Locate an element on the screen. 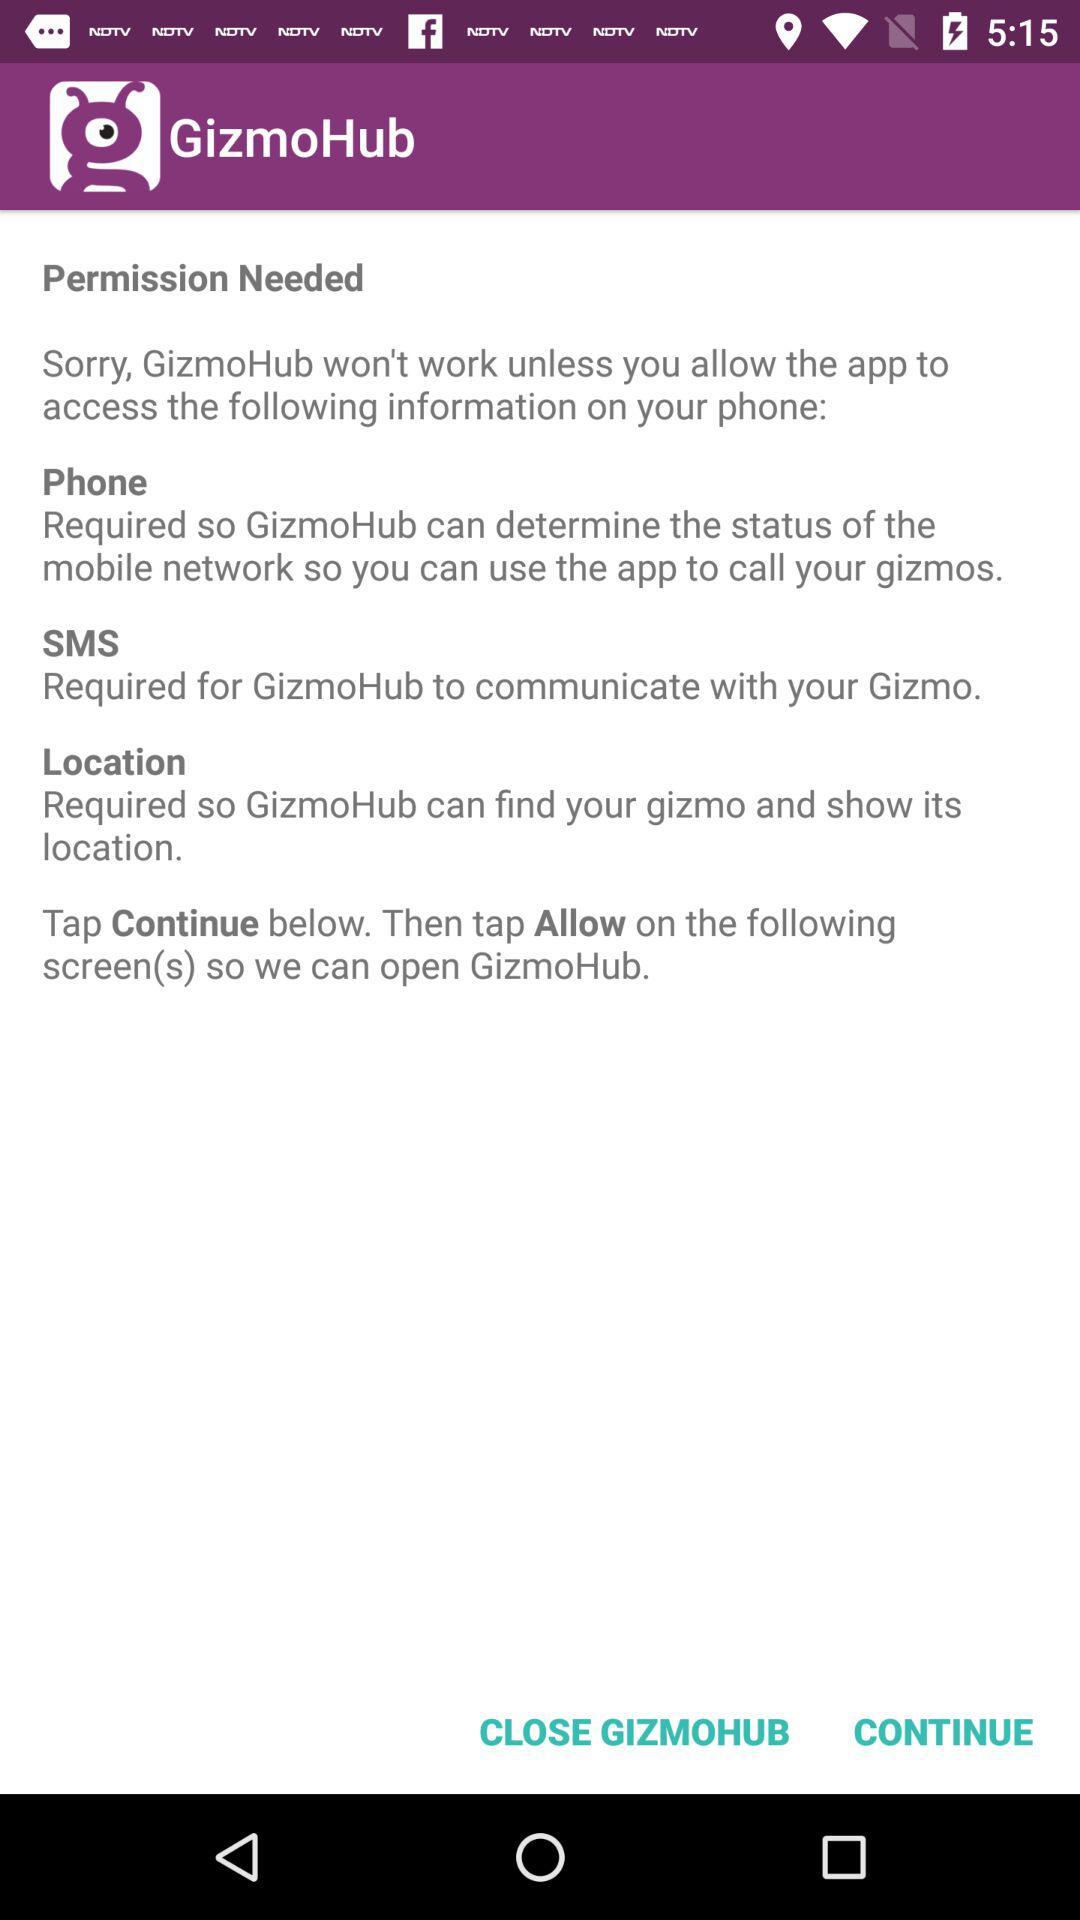 This screenshot has width=1080, height=1920. the icon below the tap continue below item is located at coordinates (634, 1730).